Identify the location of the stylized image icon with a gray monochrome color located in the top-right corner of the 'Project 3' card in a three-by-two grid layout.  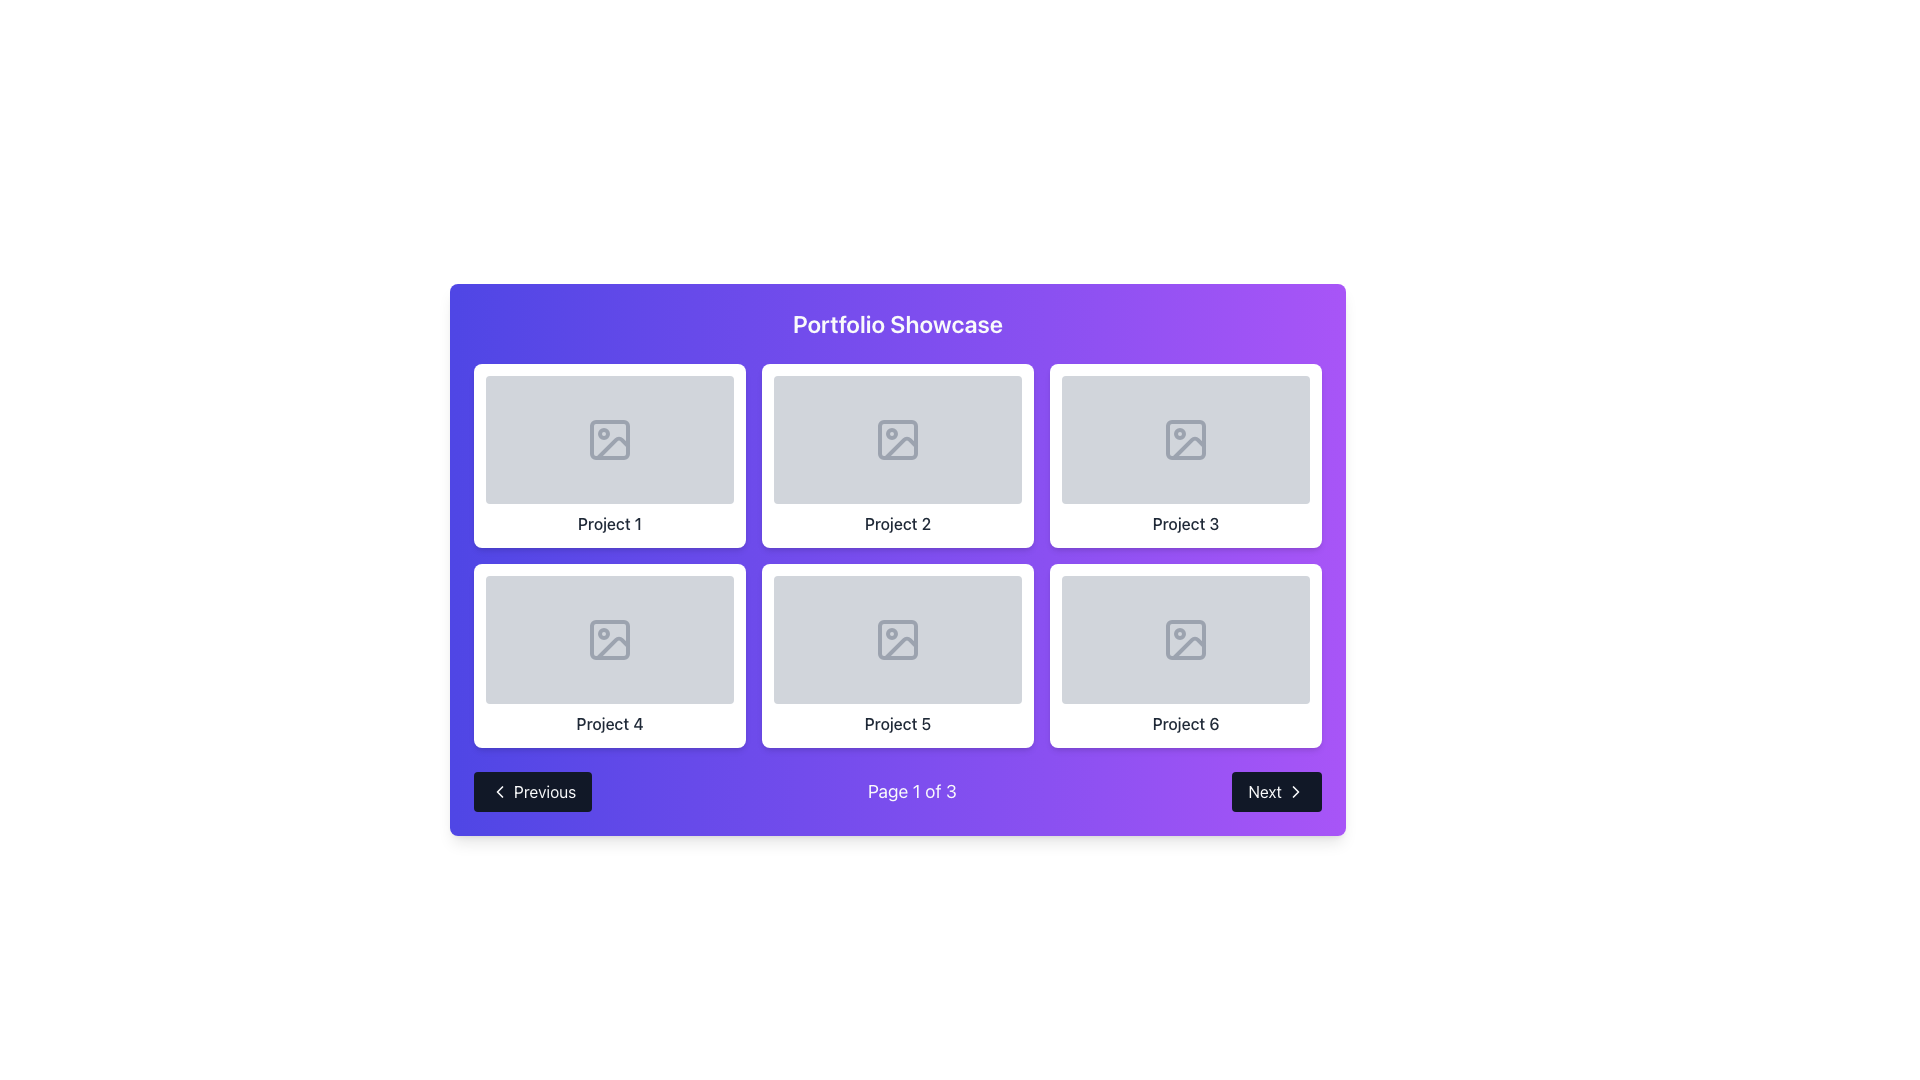
(1185, 438).